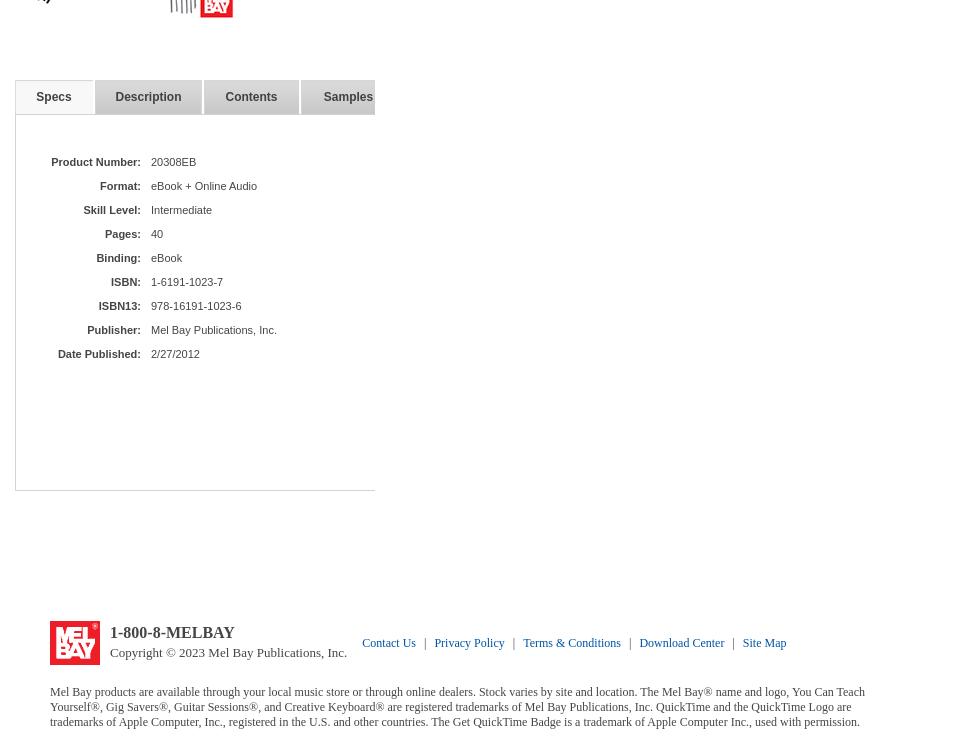 The image size is (955, 739). Describe the element at coordinates (111, 209) in the screenshot. I see `'Skill Level:'` at that location.